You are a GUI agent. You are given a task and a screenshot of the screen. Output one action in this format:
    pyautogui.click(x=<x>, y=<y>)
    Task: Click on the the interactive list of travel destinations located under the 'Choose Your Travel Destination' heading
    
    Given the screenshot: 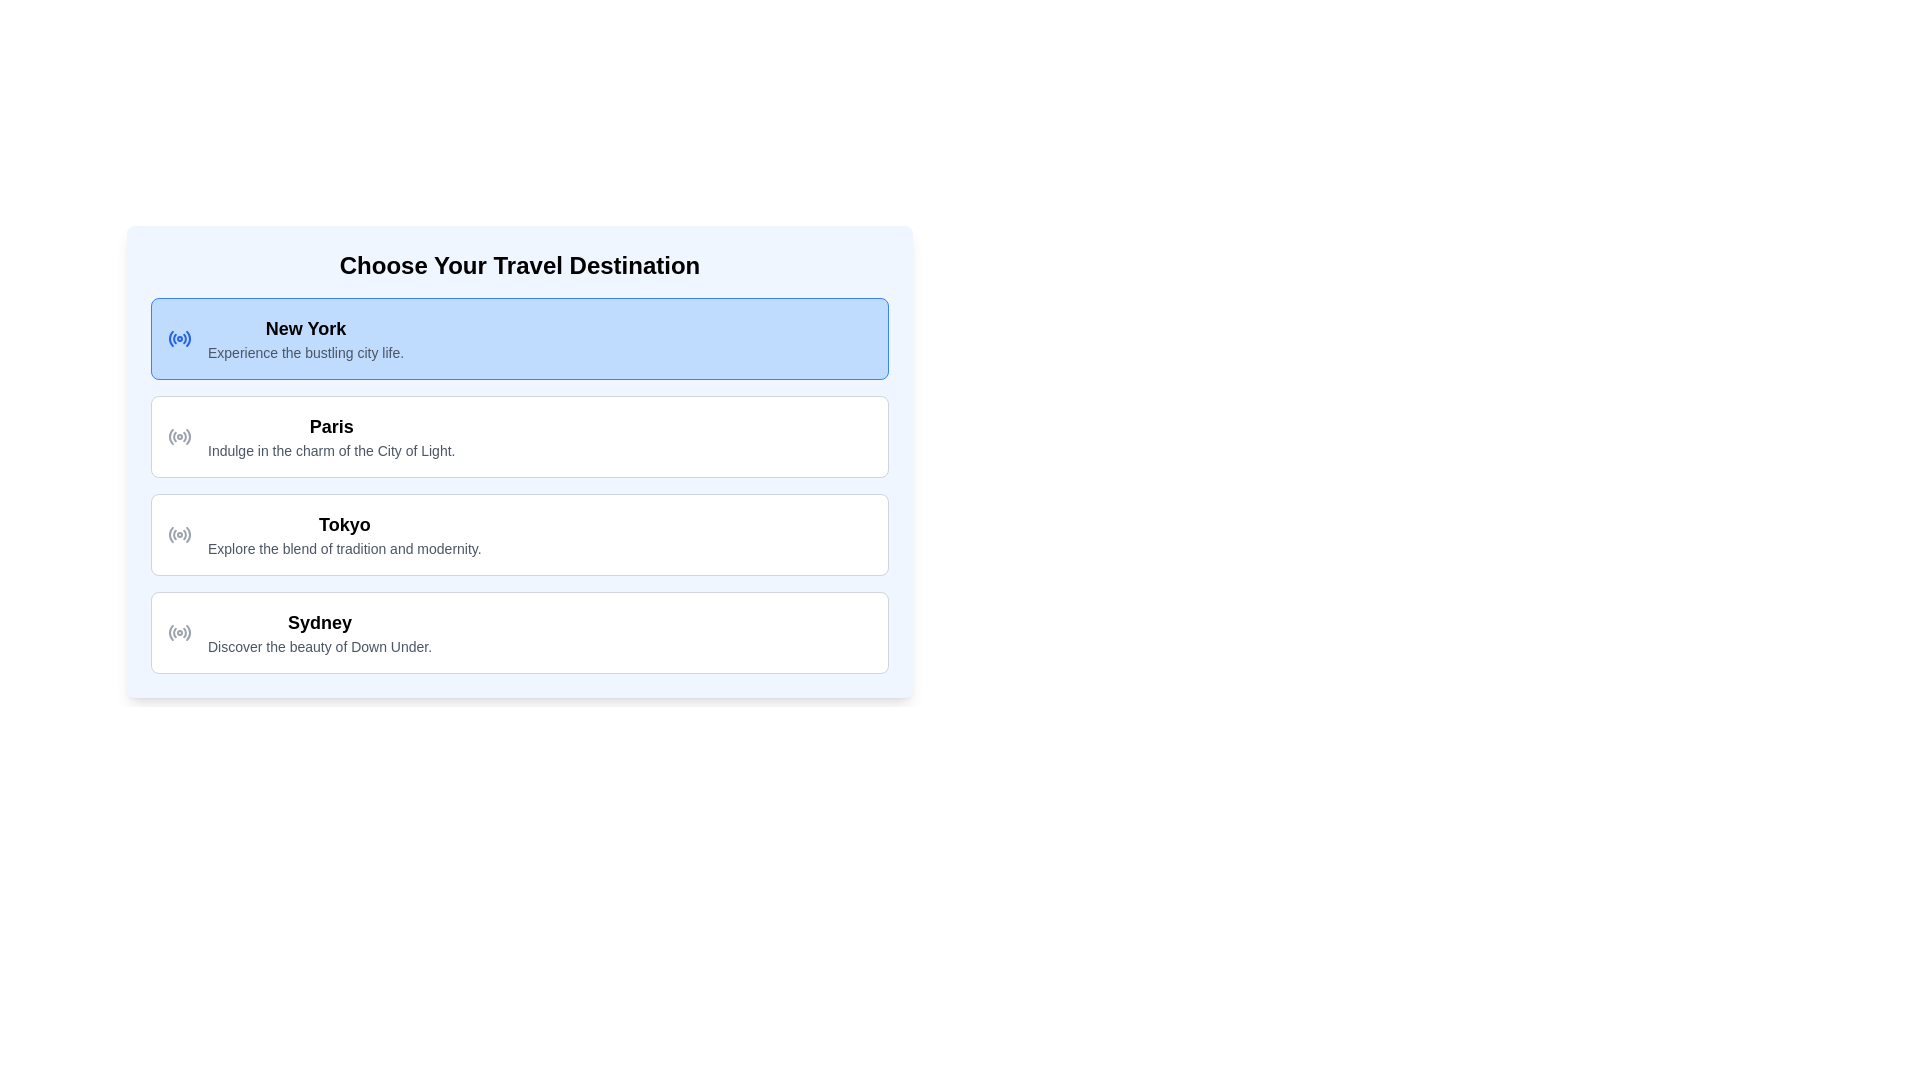 What is the action you would take?
    pyautogui.click(x=519, y=486)
    